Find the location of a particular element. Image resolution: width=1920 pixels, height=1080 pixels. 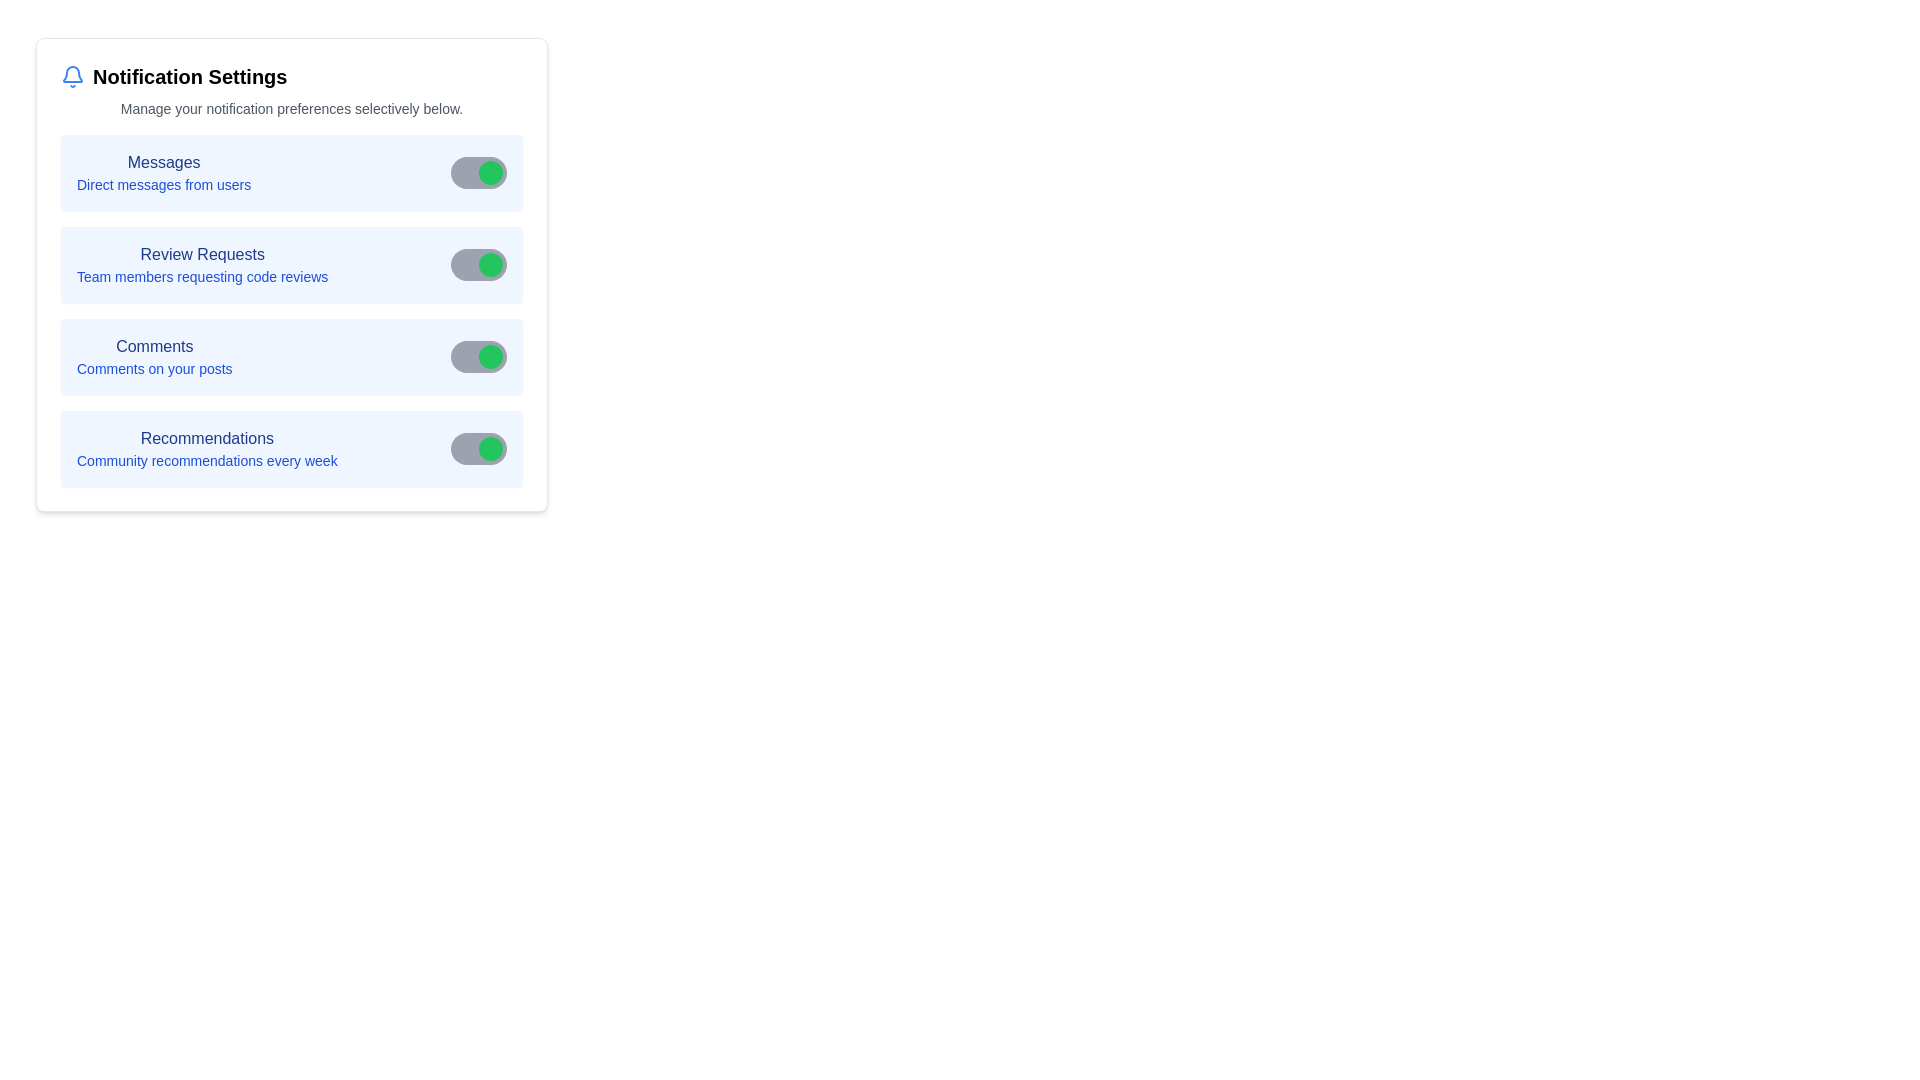

the toggle switch in the fourth item of the vertically stacked list of components to change its state is located at coordinates (291, 447).